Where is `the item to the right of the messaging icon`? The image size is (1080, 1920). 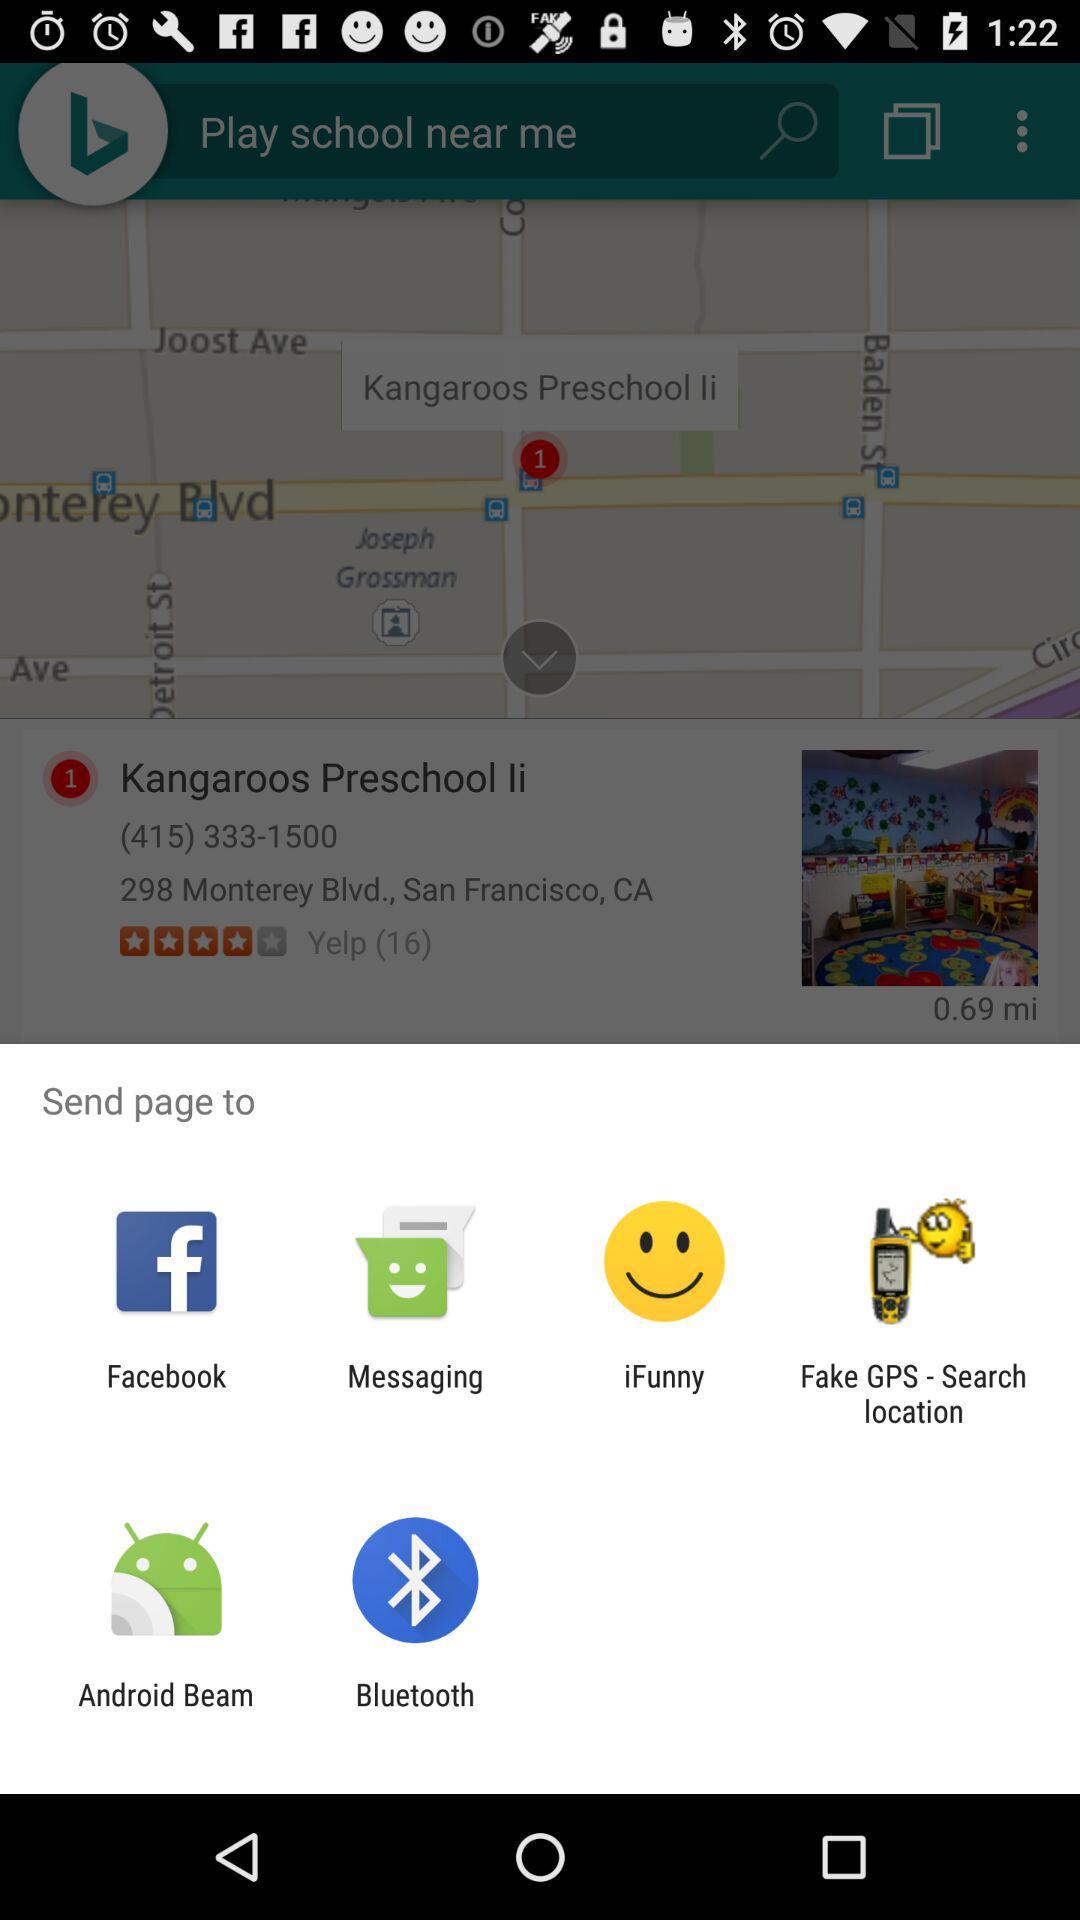
the item to the right of the messaging icon is located at coordinates (664, 1392).